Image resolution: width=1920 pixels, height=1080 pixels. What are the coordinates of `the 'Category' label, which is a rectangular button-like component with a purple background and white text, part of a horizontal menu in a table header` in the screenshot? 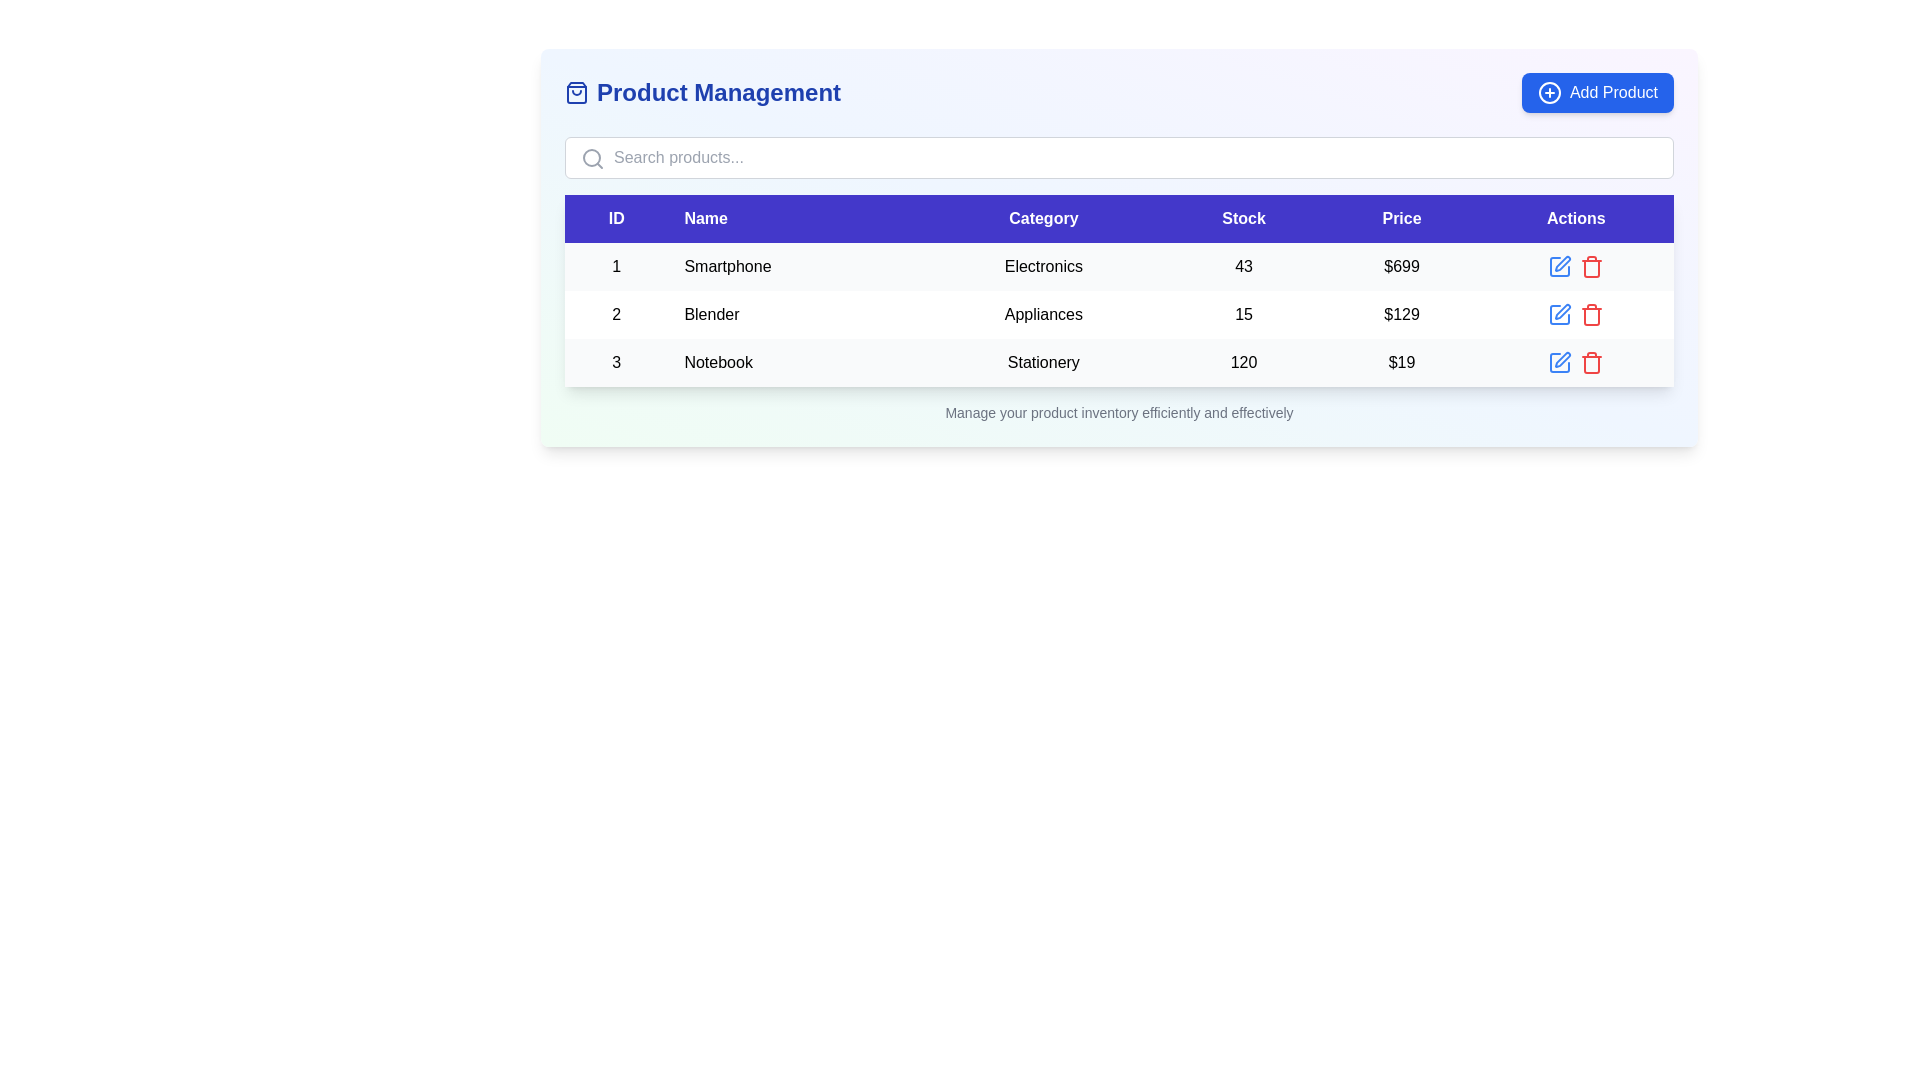 It's located at (1042, 219).